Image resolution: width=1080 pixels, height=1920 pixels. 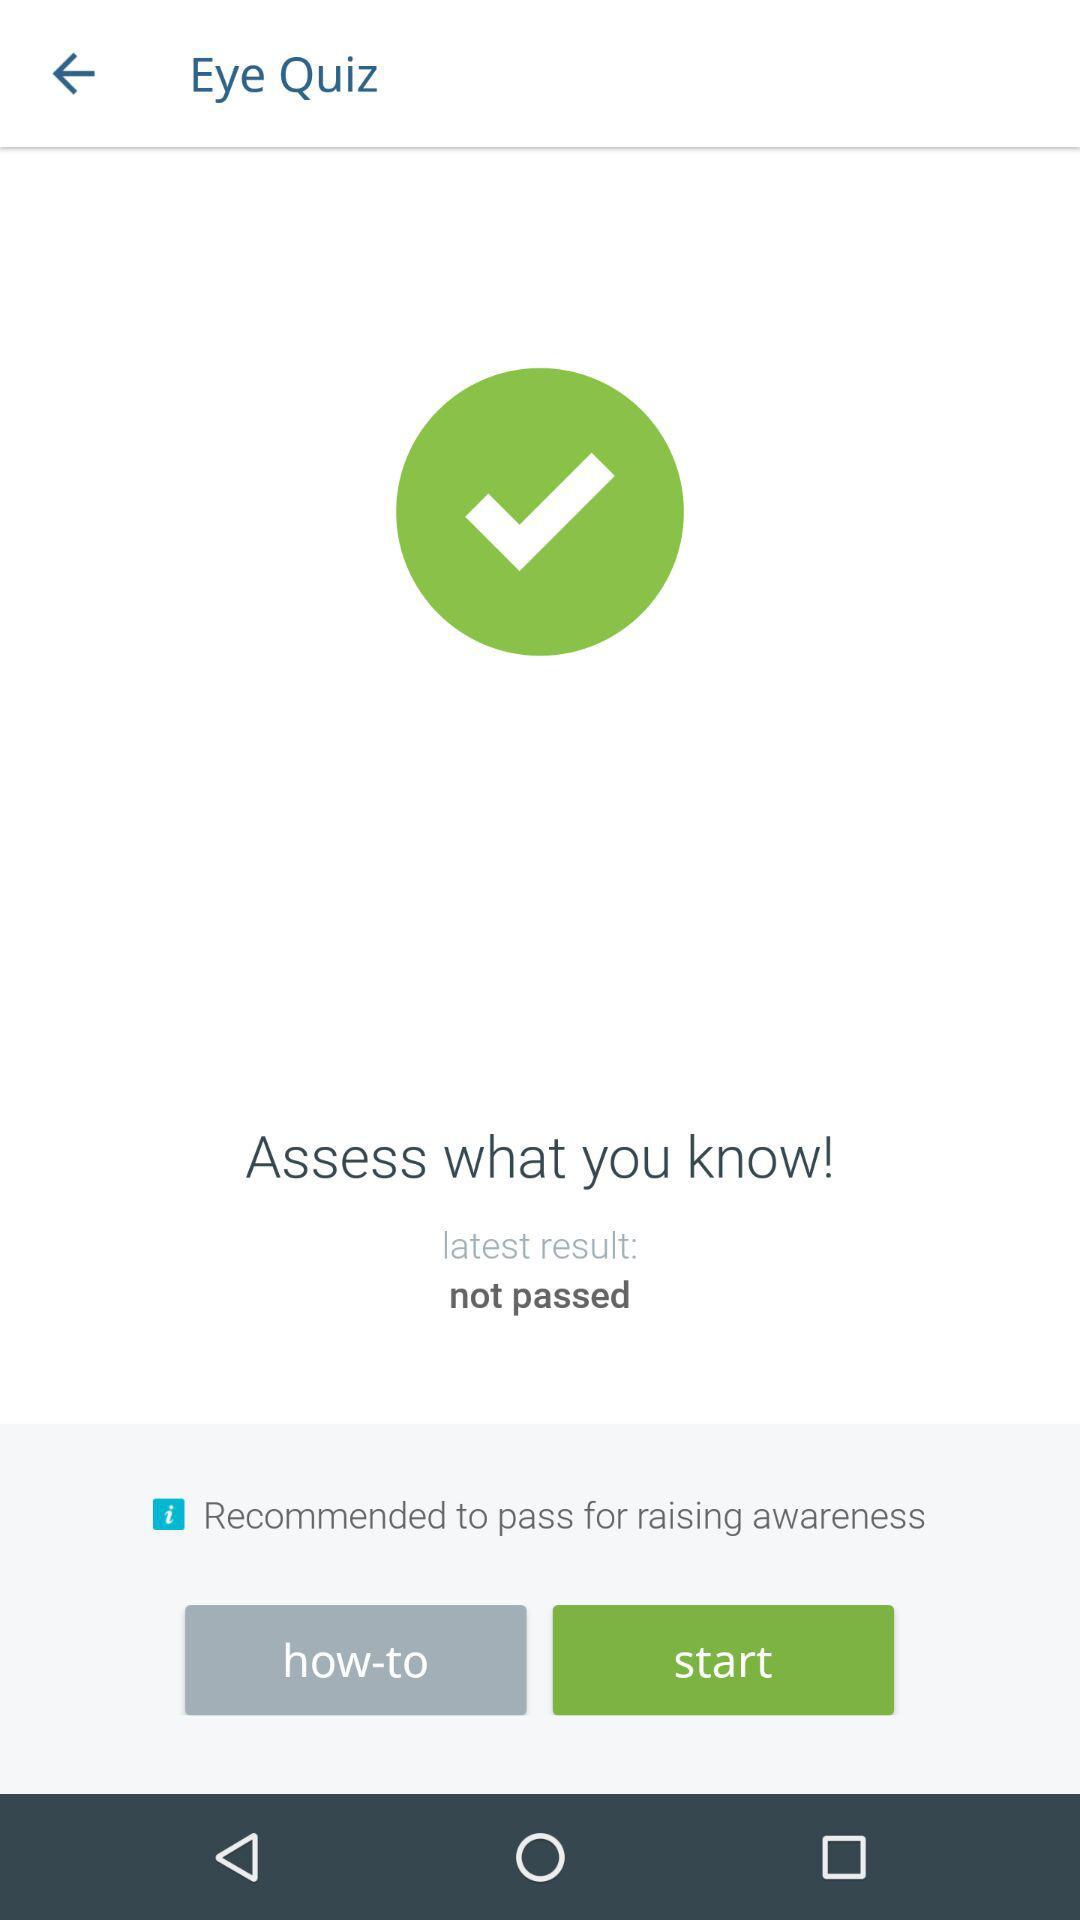 What do you see at coordinates (72, 73) in the screenshot?
I see `the icon next to the eye quiz` at bounding box center [72, 73].